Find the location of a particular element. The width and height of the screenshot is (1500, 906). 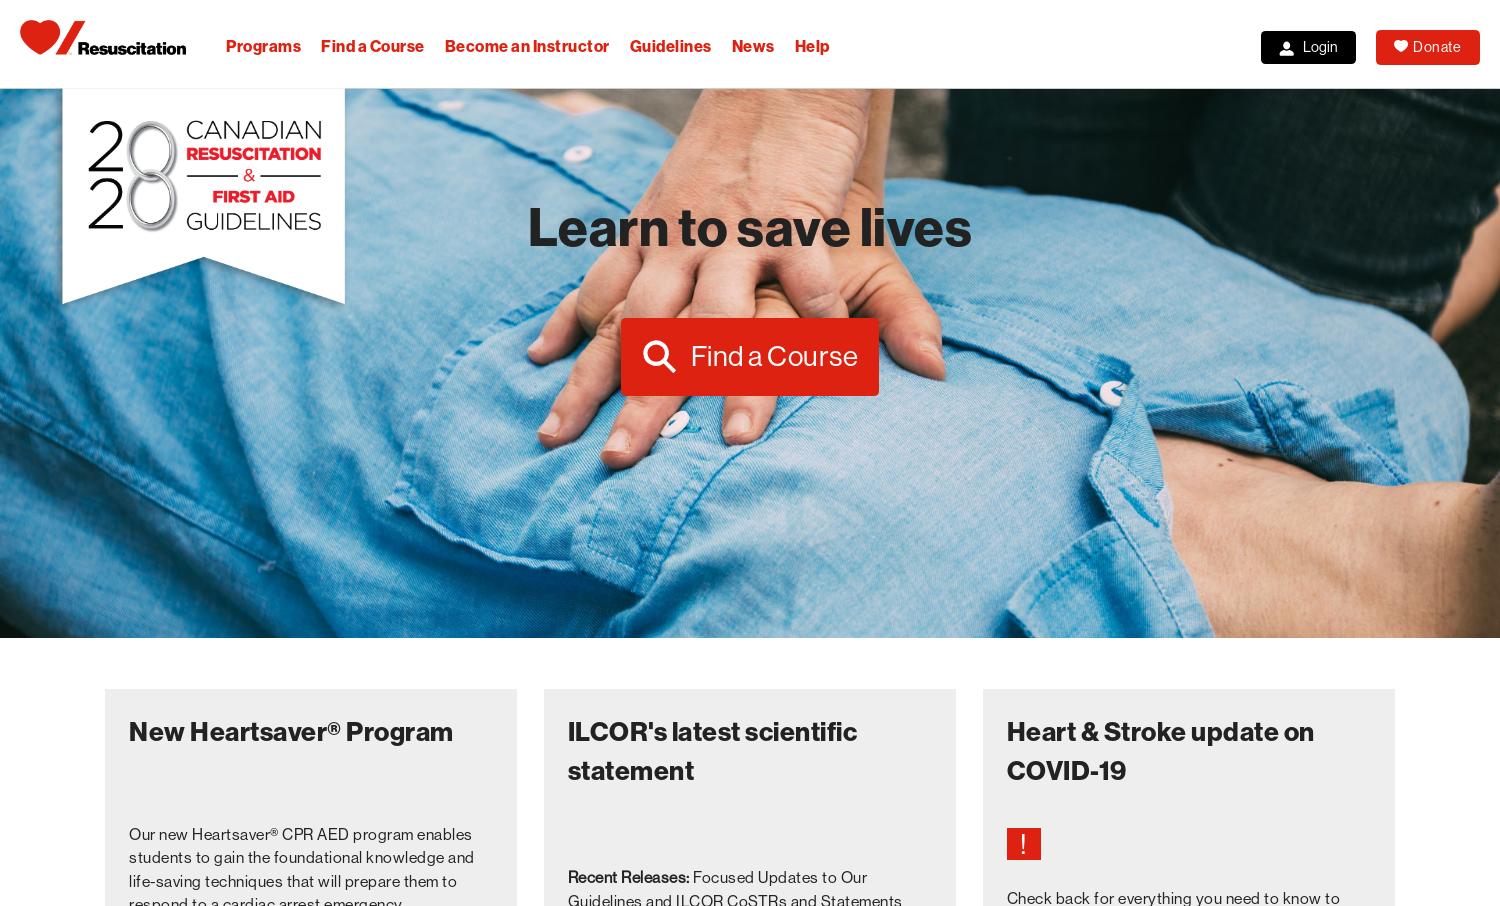

'Programs' is located at coordinates (263, 46).